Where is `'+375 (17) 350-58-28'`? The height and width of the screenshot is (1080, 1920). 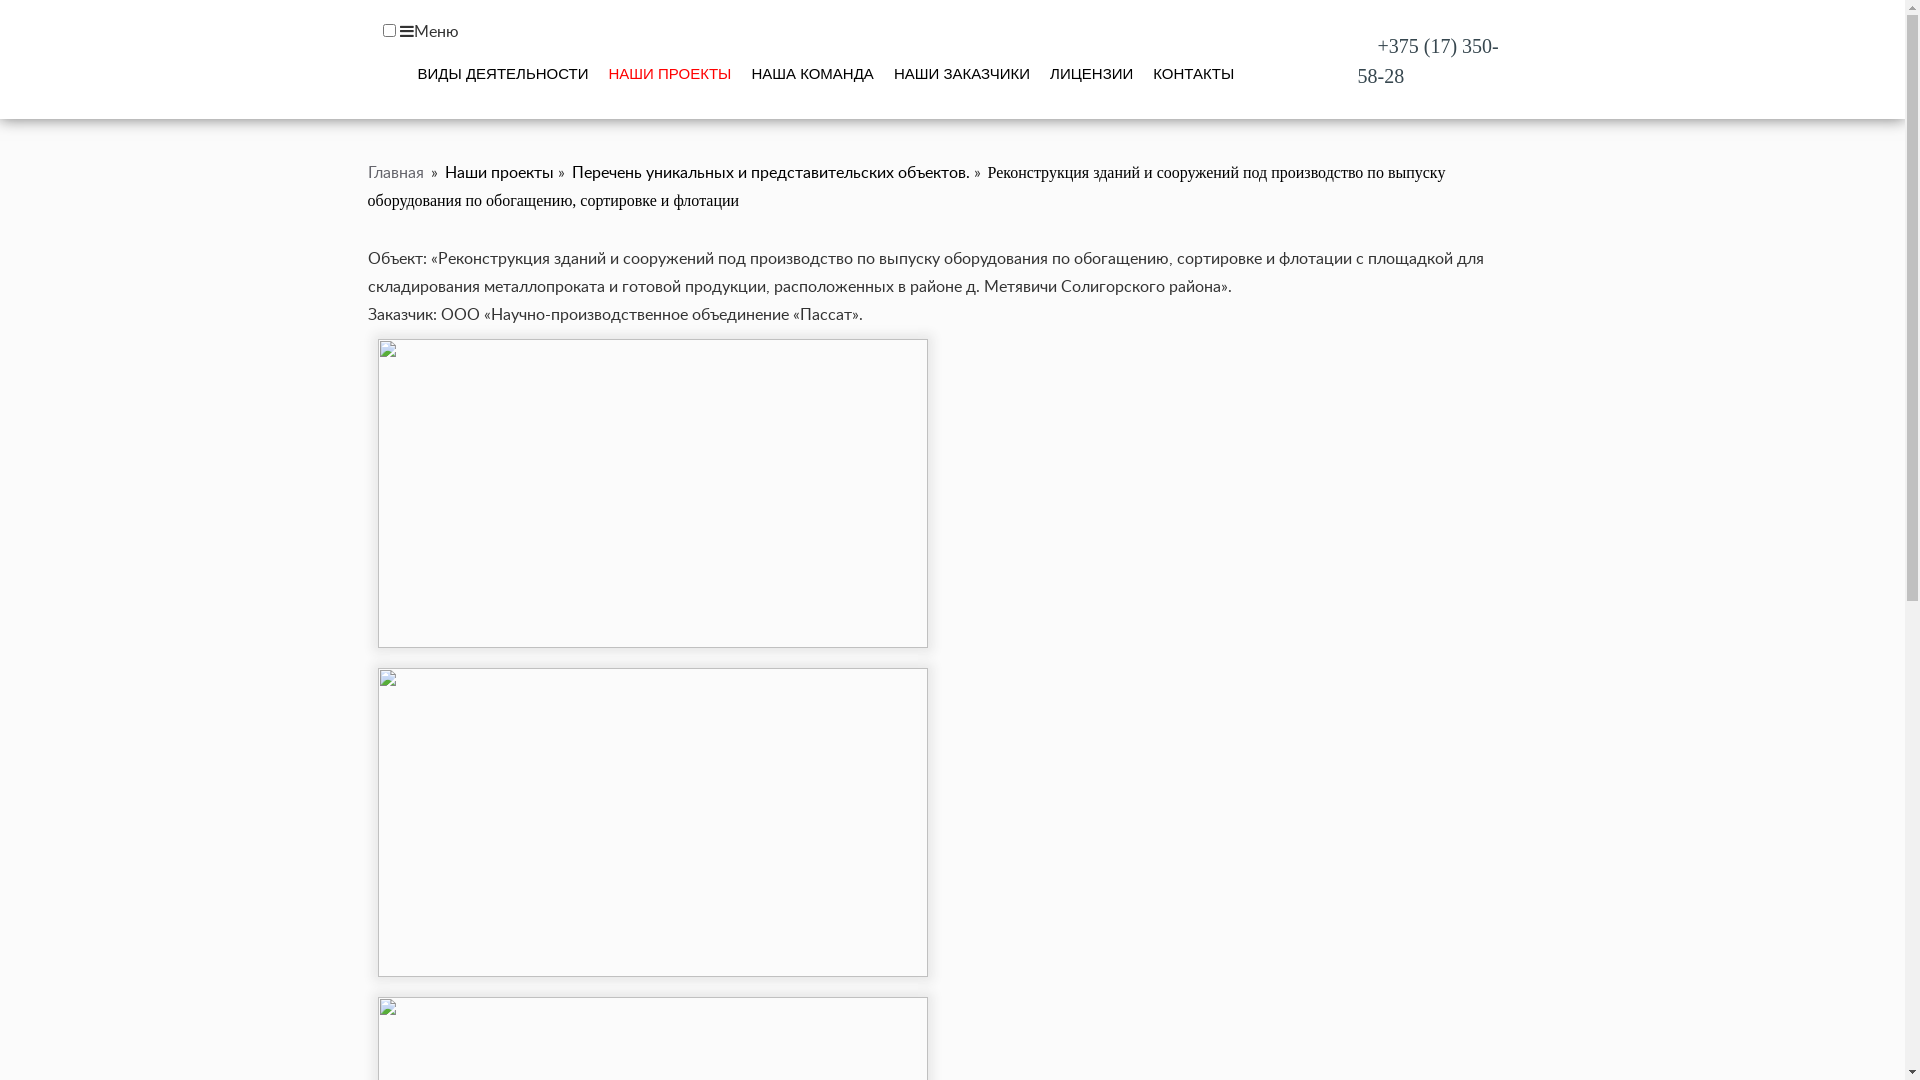
'+375 (17) 350-58-28' is located at coordinates (1427, 60).